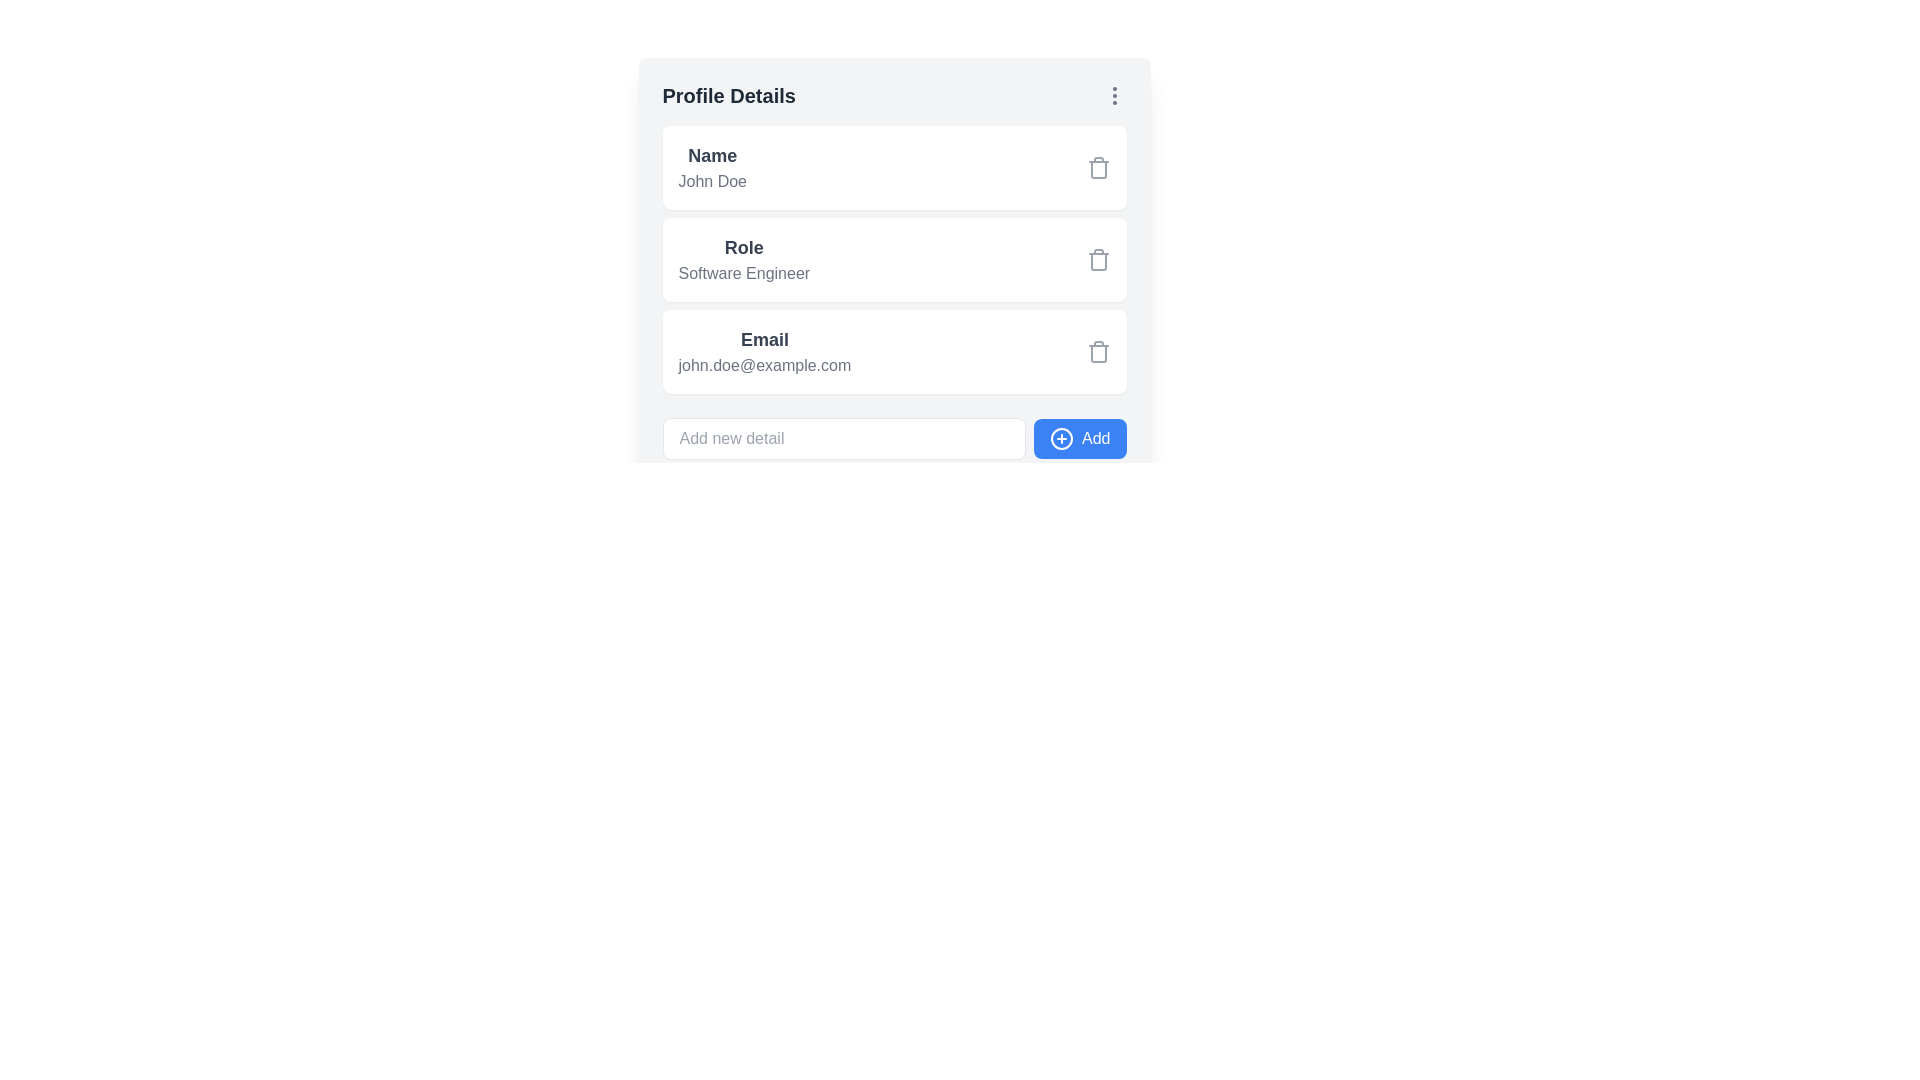 The height and width of the screenshot is (1080, 1920). What do you see at coordinates (712, 181) in the screenshot?
I see `the text label displaying 'John Doe', which is styled with a gray font color and located below the 'Name' label in the 'Profile Details' section` at bounding box center [712, 181].